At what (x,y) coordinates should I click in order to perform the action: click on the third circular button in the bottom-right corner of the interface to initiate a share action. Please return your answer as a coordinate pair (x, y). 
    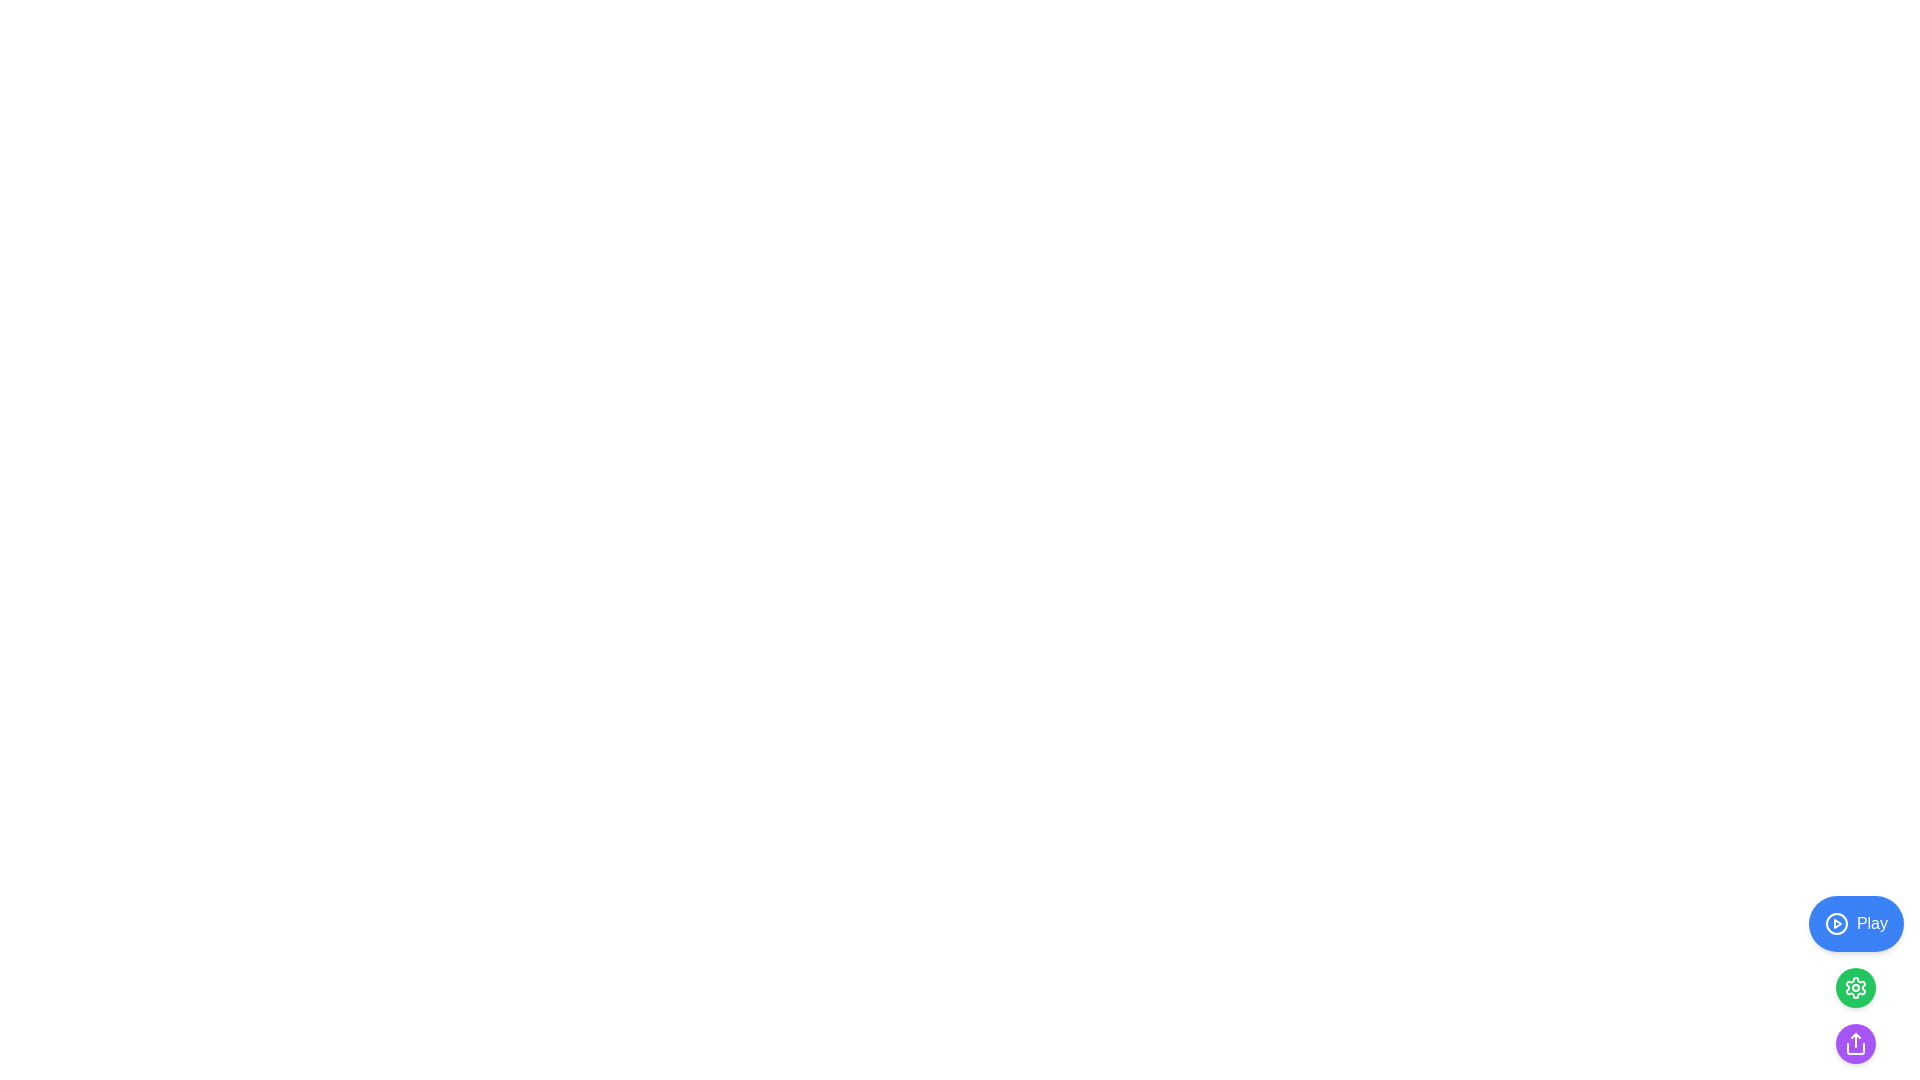
    Looking at the image, I should click on (1855, 1043).